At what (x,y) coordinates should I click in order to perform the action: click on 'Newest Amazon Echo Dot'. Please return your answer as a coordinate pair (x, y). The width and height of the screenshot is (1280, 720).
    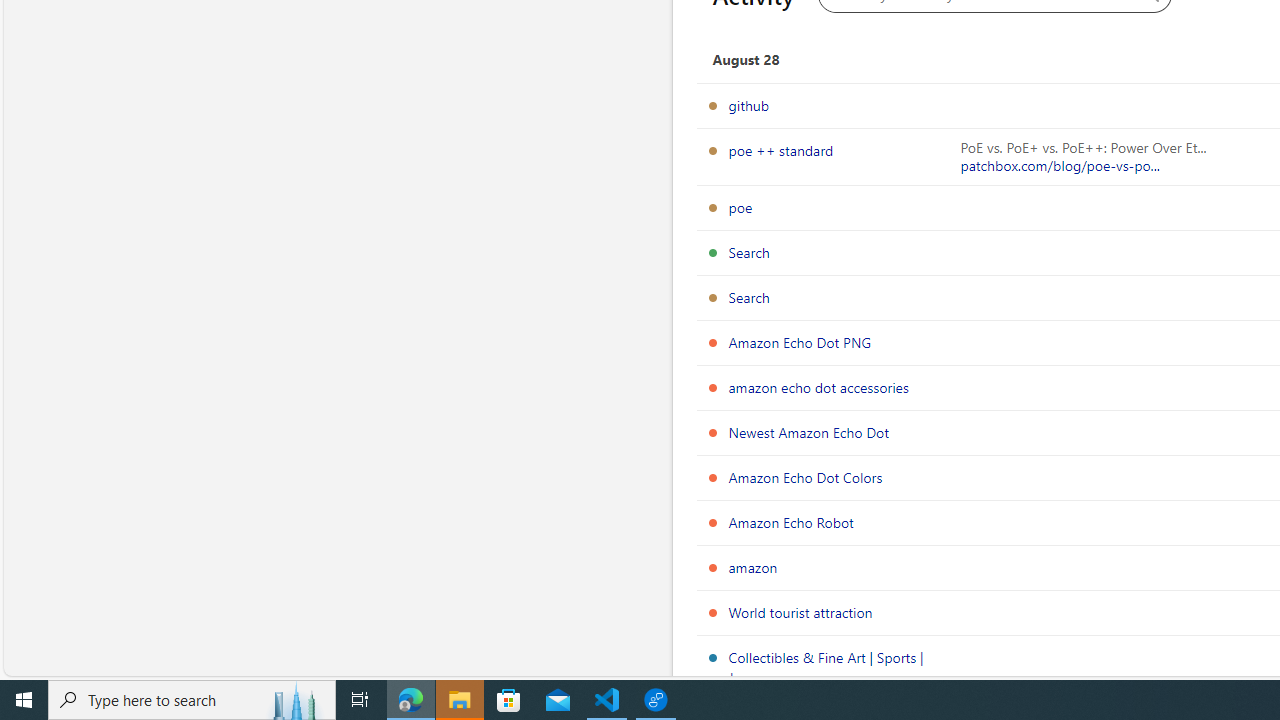
    Looking at the image, I should click on (808, 431).